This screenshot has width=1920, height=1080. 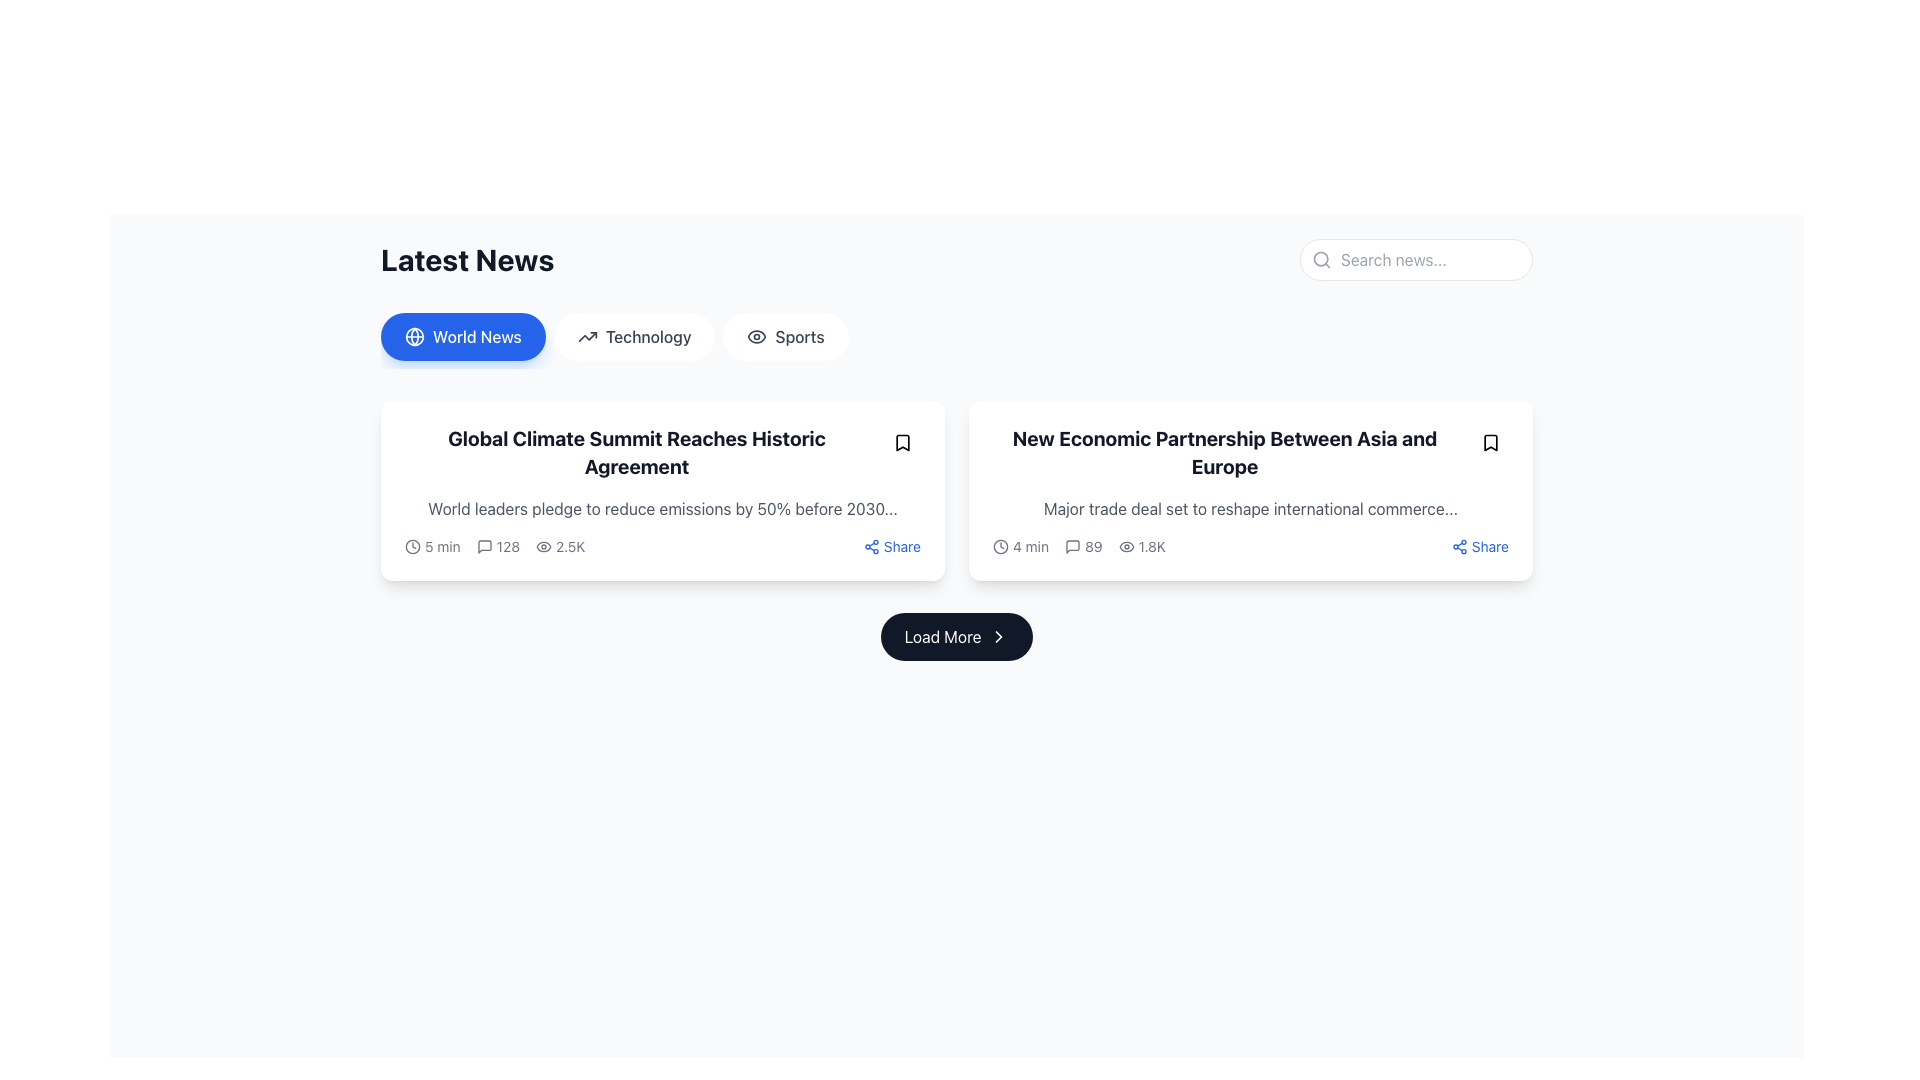 I want to click on the title of the news article located at the top-left of the news card layout to interact with it, if interactive actions are available, so click(x=644, y=452).